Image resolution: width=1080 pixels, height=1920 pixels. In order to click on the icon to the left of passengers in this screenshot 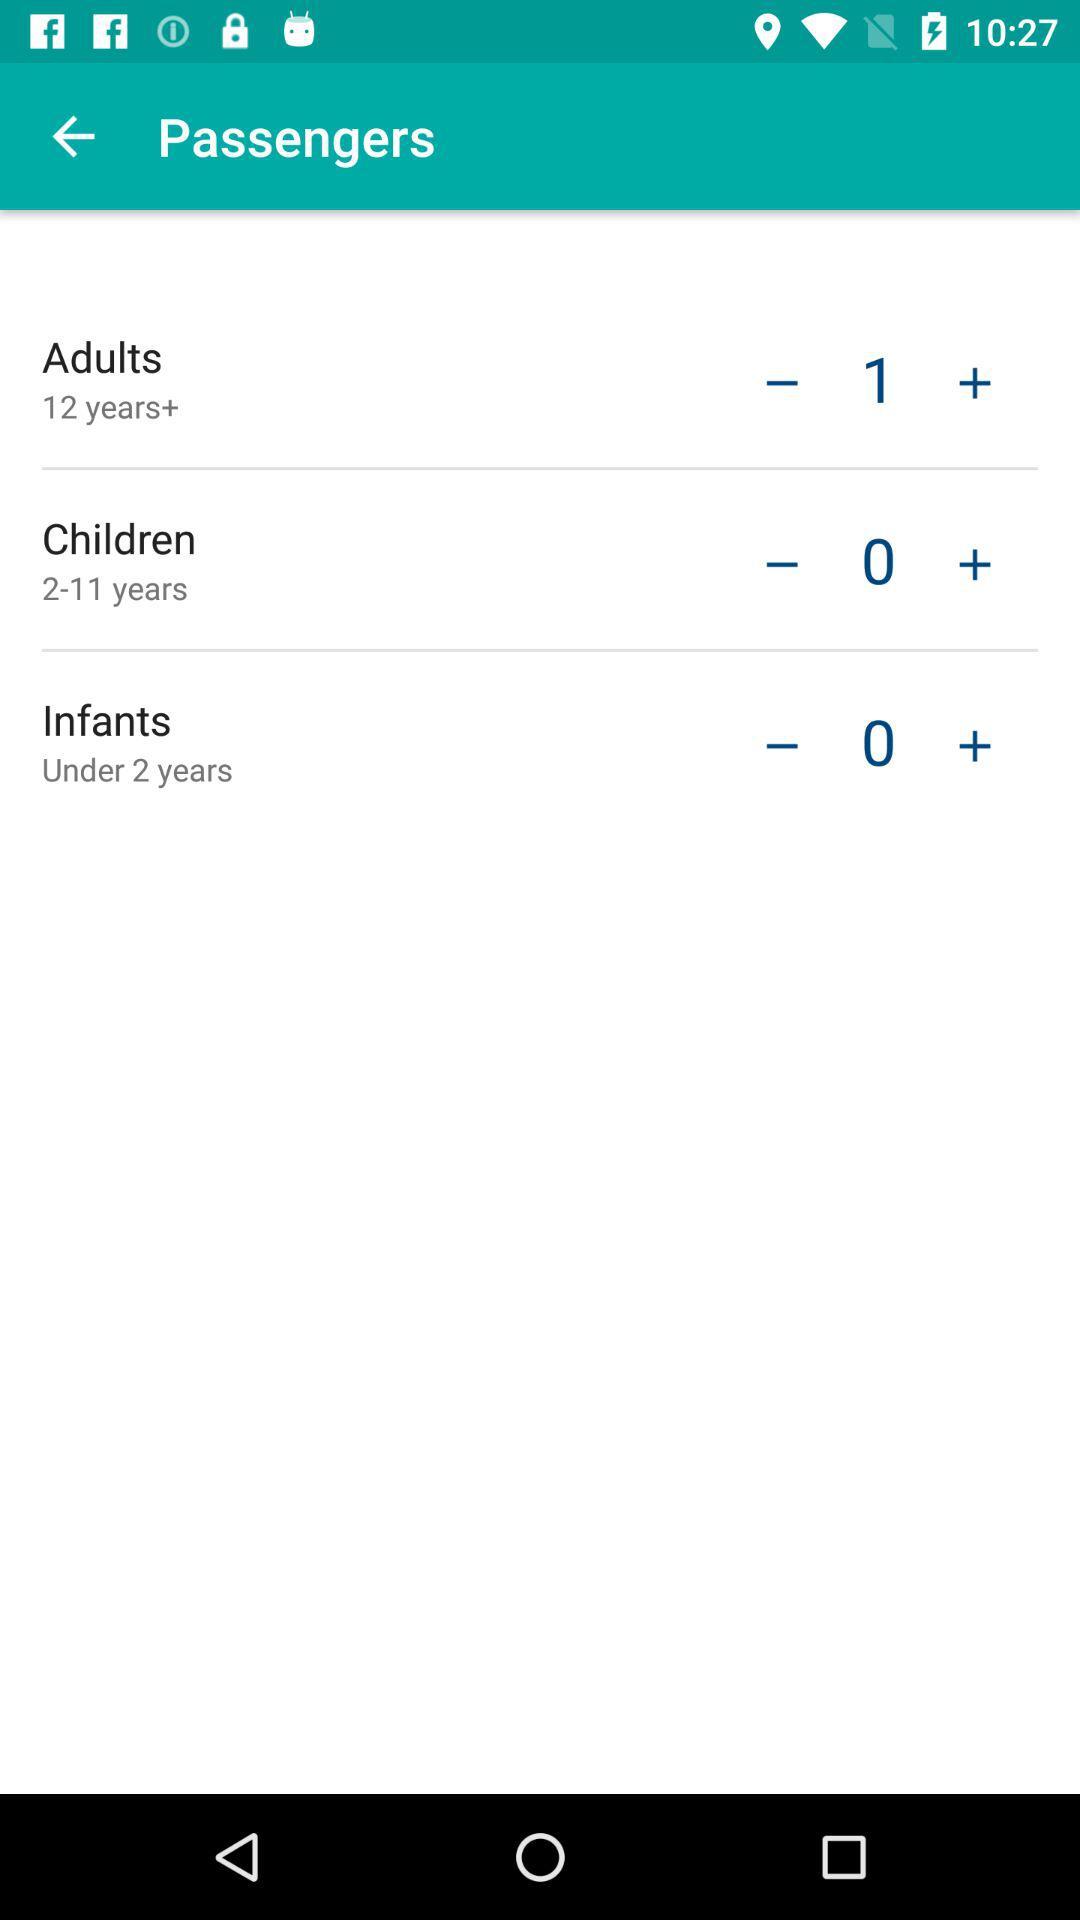, I will do `click(72, 135)`.